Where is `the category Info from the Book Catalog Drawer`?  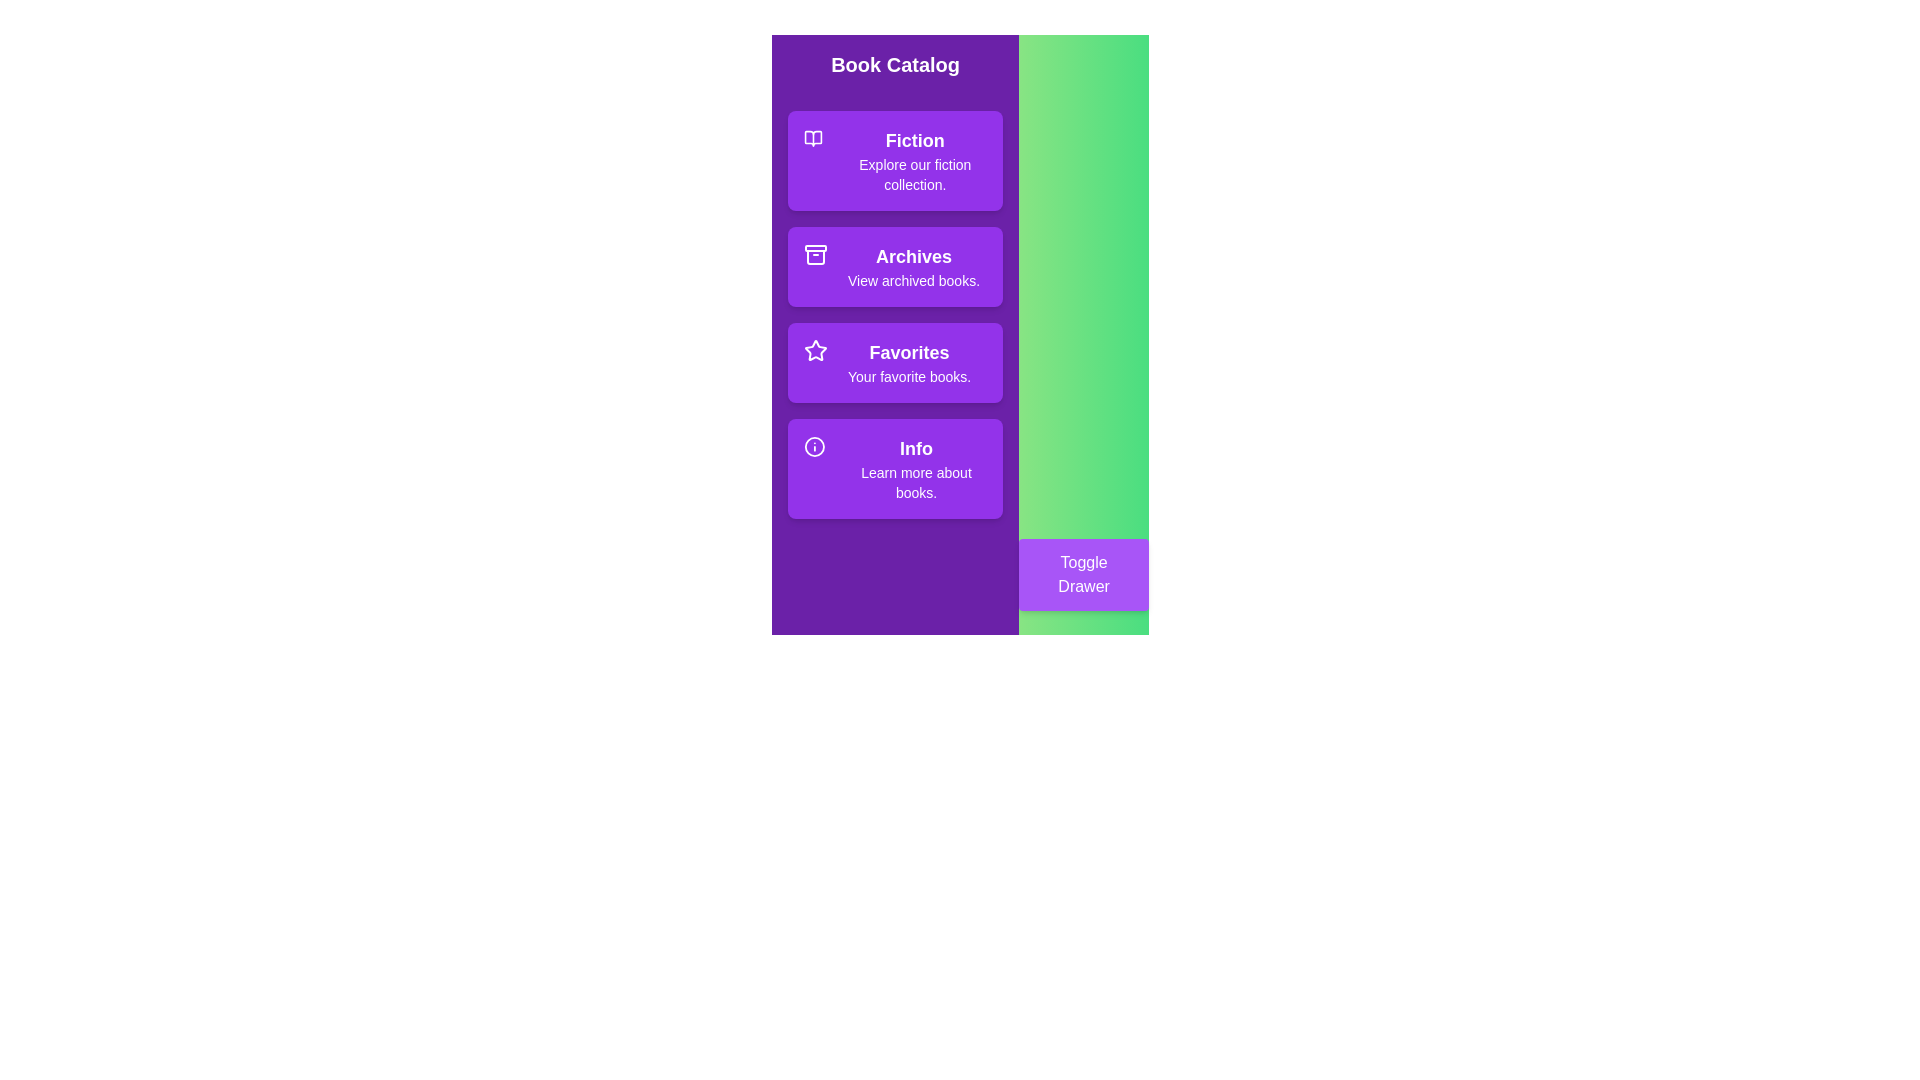 the category Info from the Book Catalog Drawer is located at coordinates (894, 469).